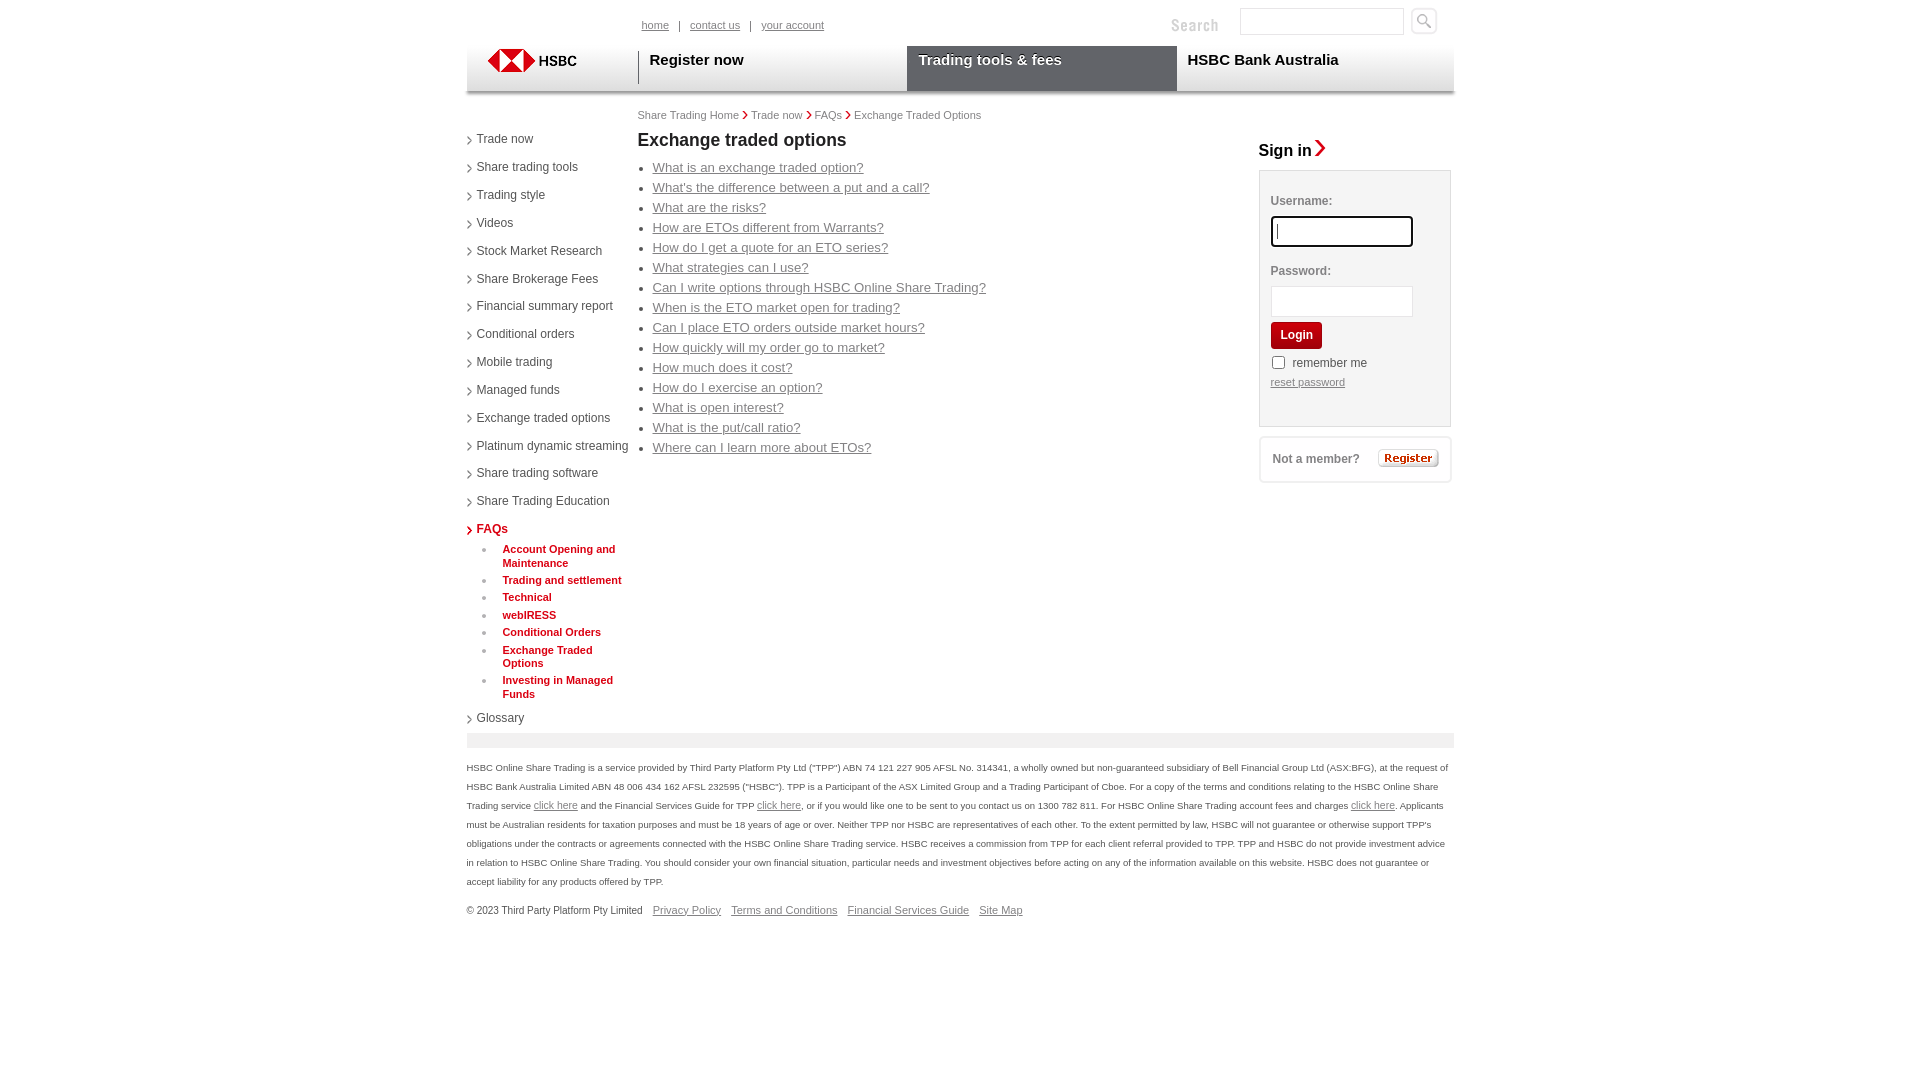 This screenshot has width=1920, height=1080. I want to click on 'Share Trading Home', so click(689, 115).